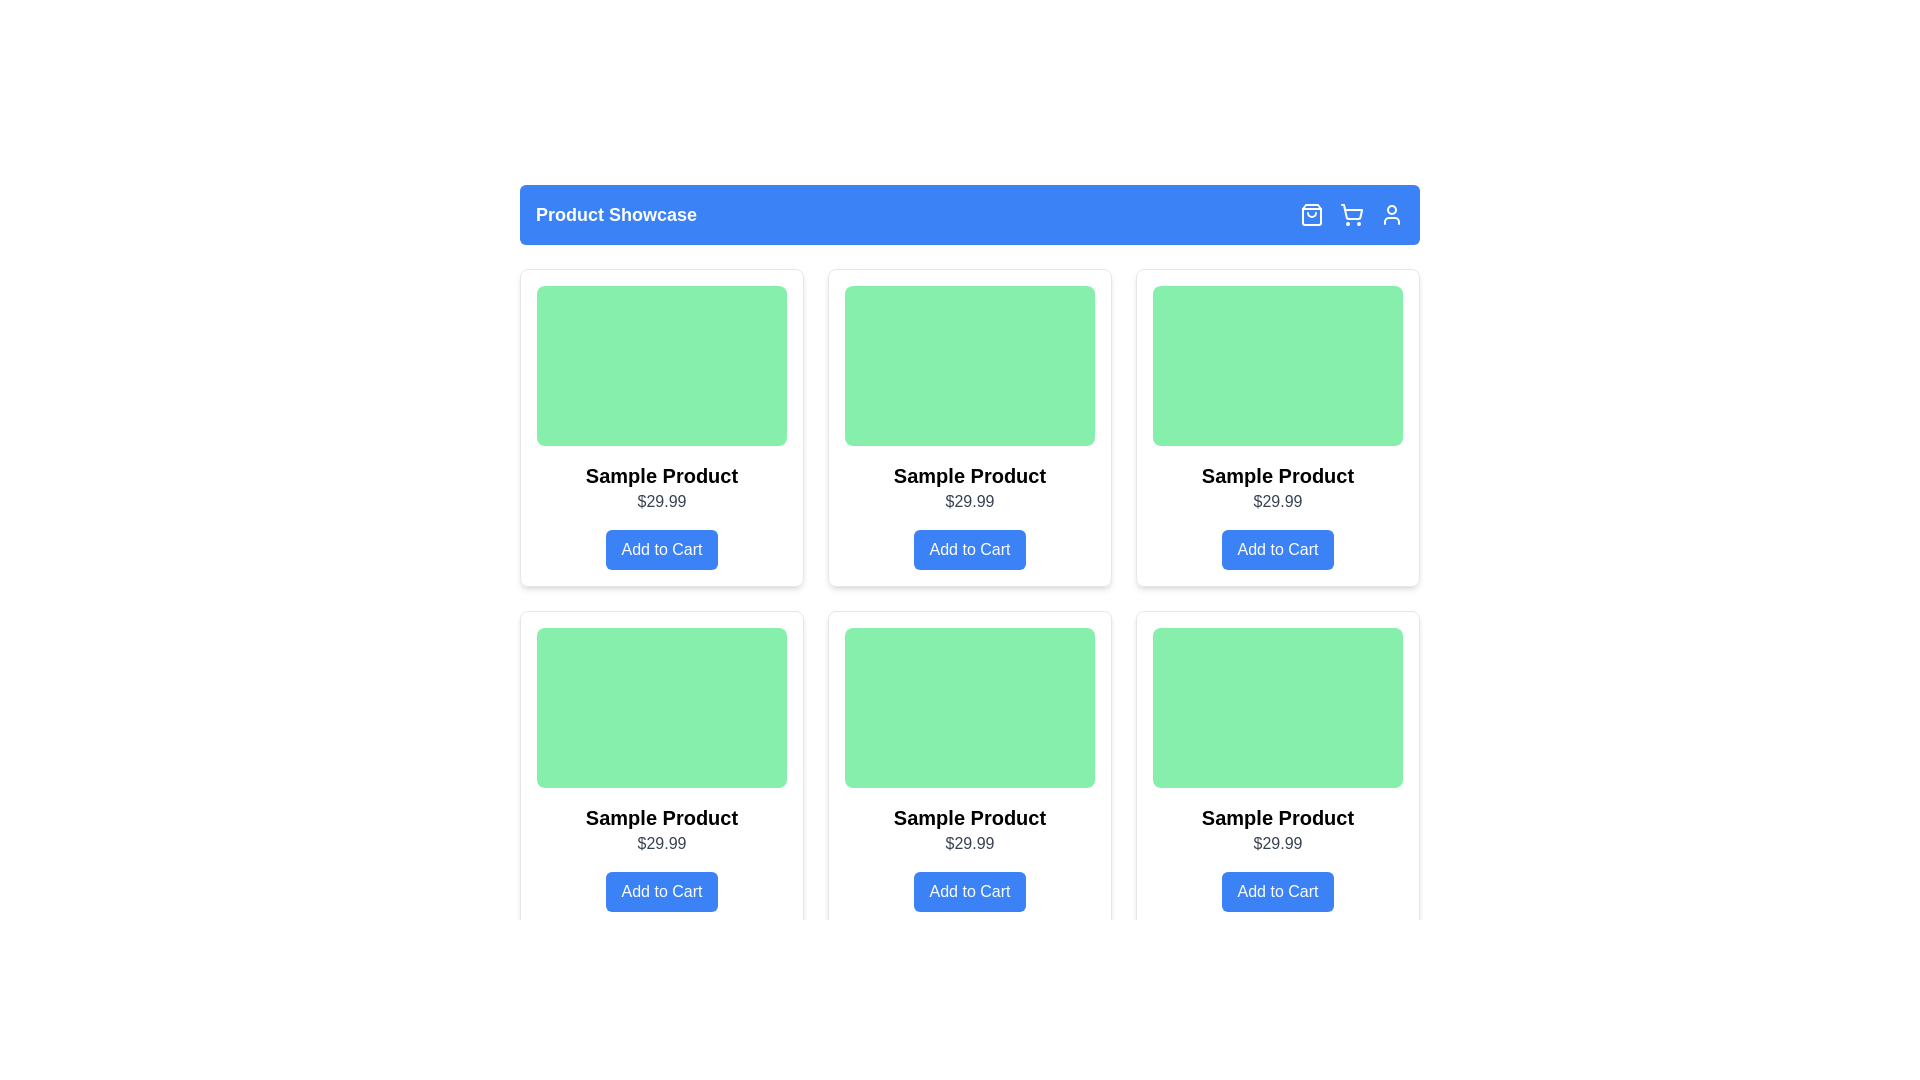 The height and width of the screenshot is (1080, 1920). I want to click on the Static Content element that serves as a visual representation or placeholder for a product image, located in the second column of the first row of product items, so click(1276, 366).